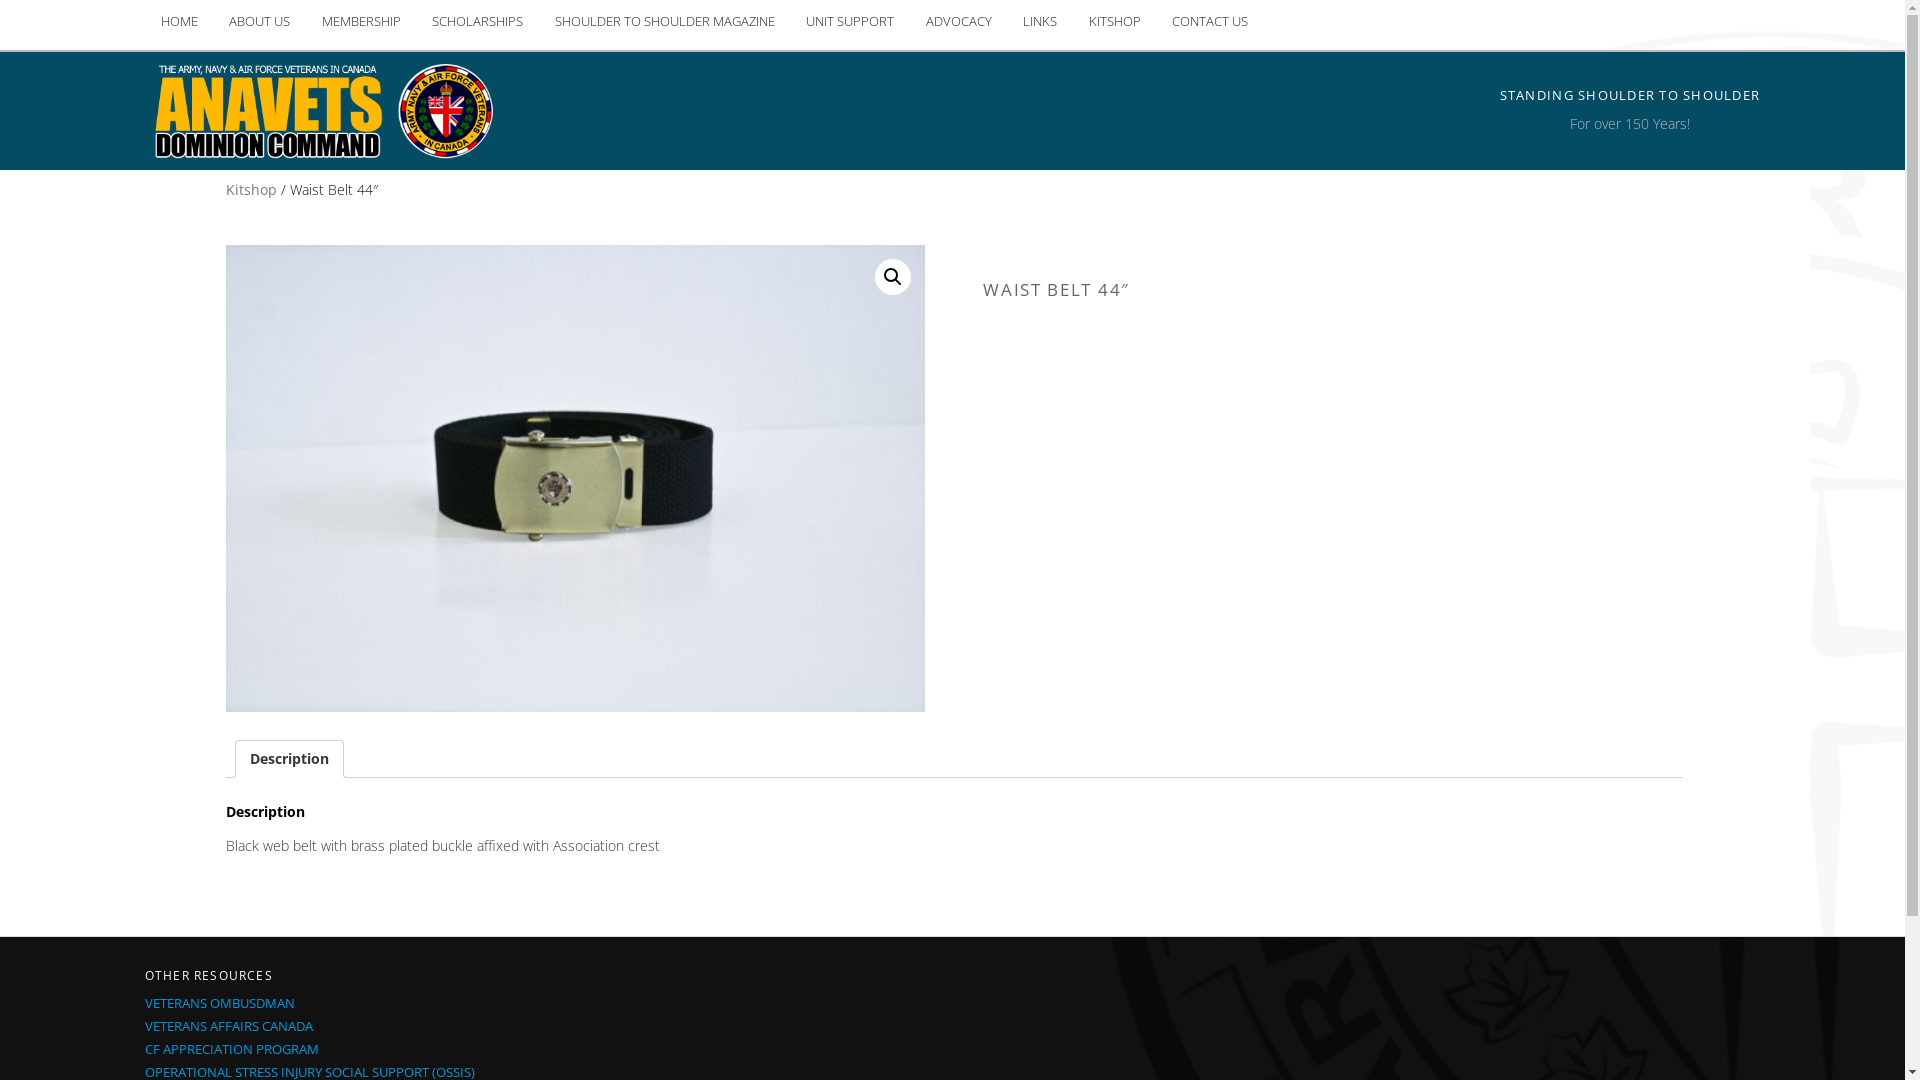 Image resolution: width=1920 pixels, height=1080 pixels. What do you see at coordinates (258, 21) in the screenshot?
I see `'ABOUT US'` at bounding box center [258, 21].